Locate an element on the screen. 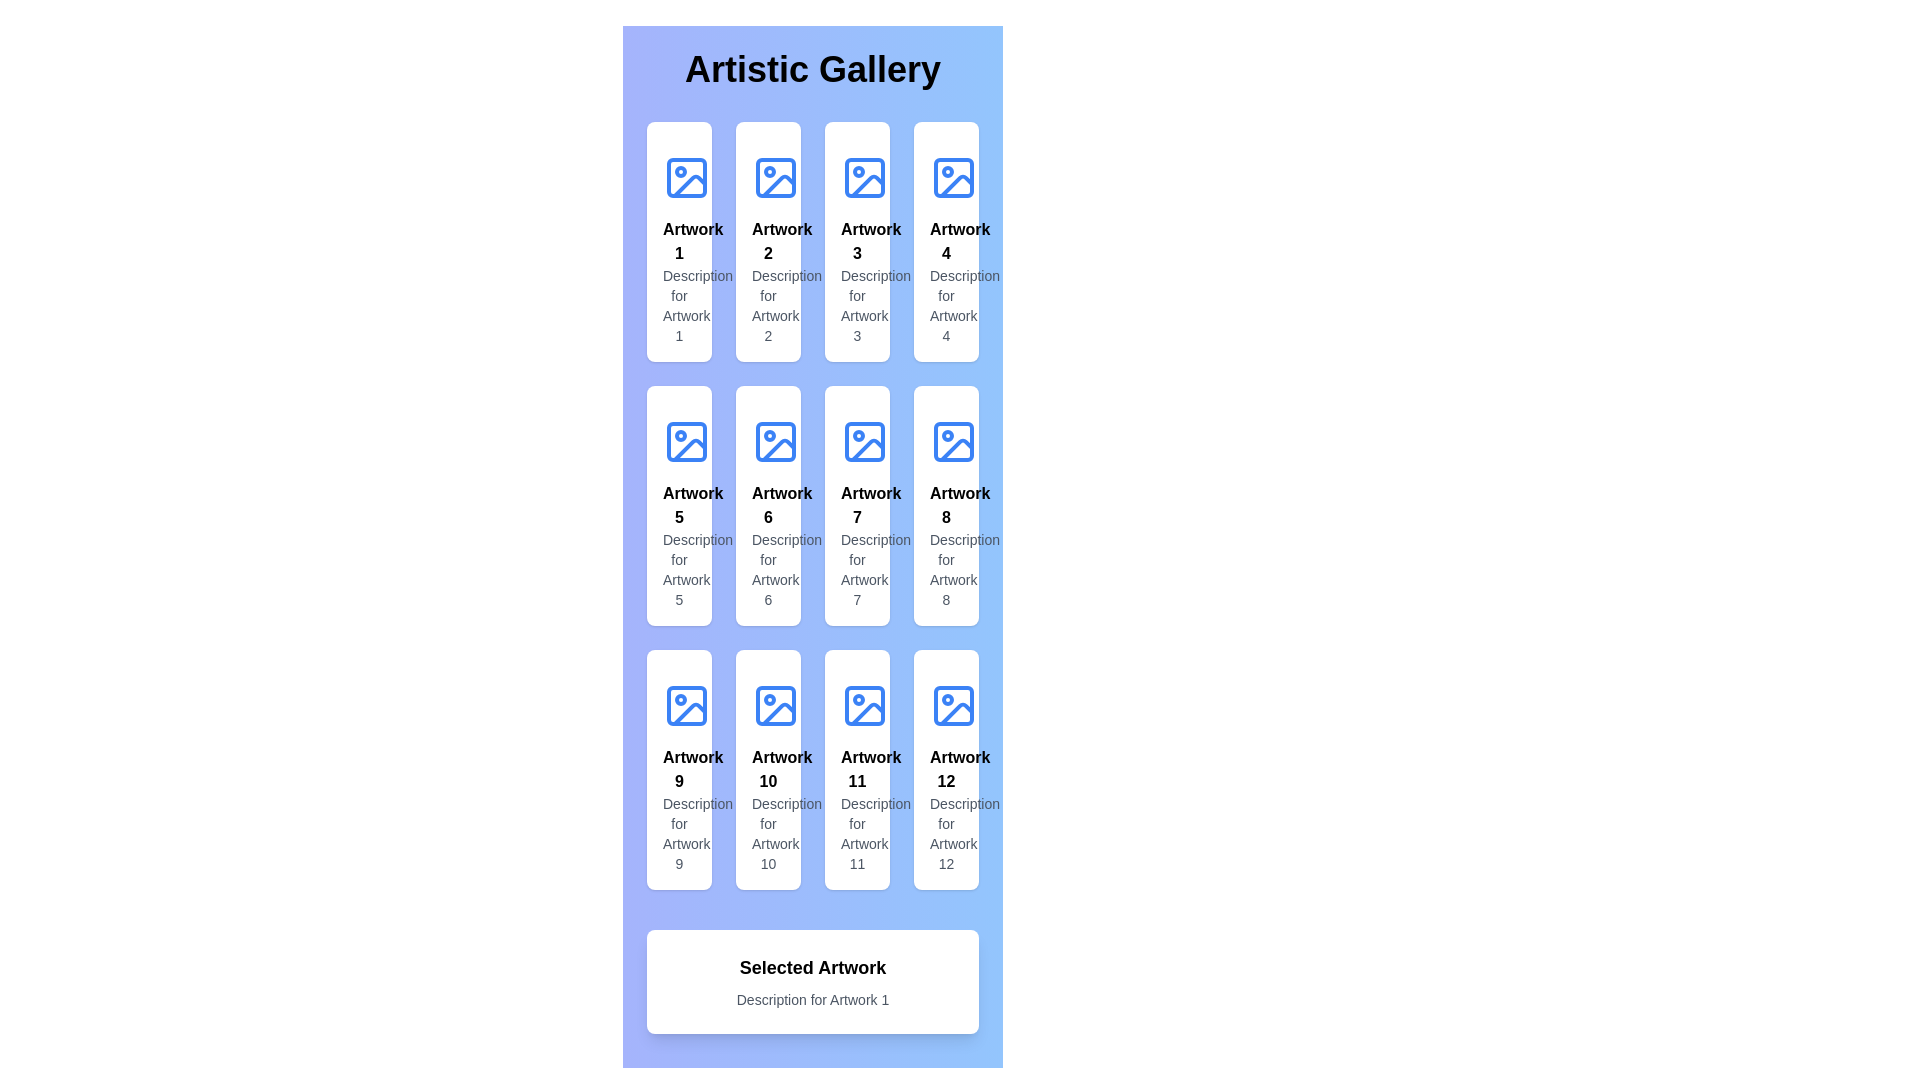 The image size is (1920, 1080). the graphical icon component located in the top right corner of the button labeled 'Artwork 4' is located at coordinates (953, 176).